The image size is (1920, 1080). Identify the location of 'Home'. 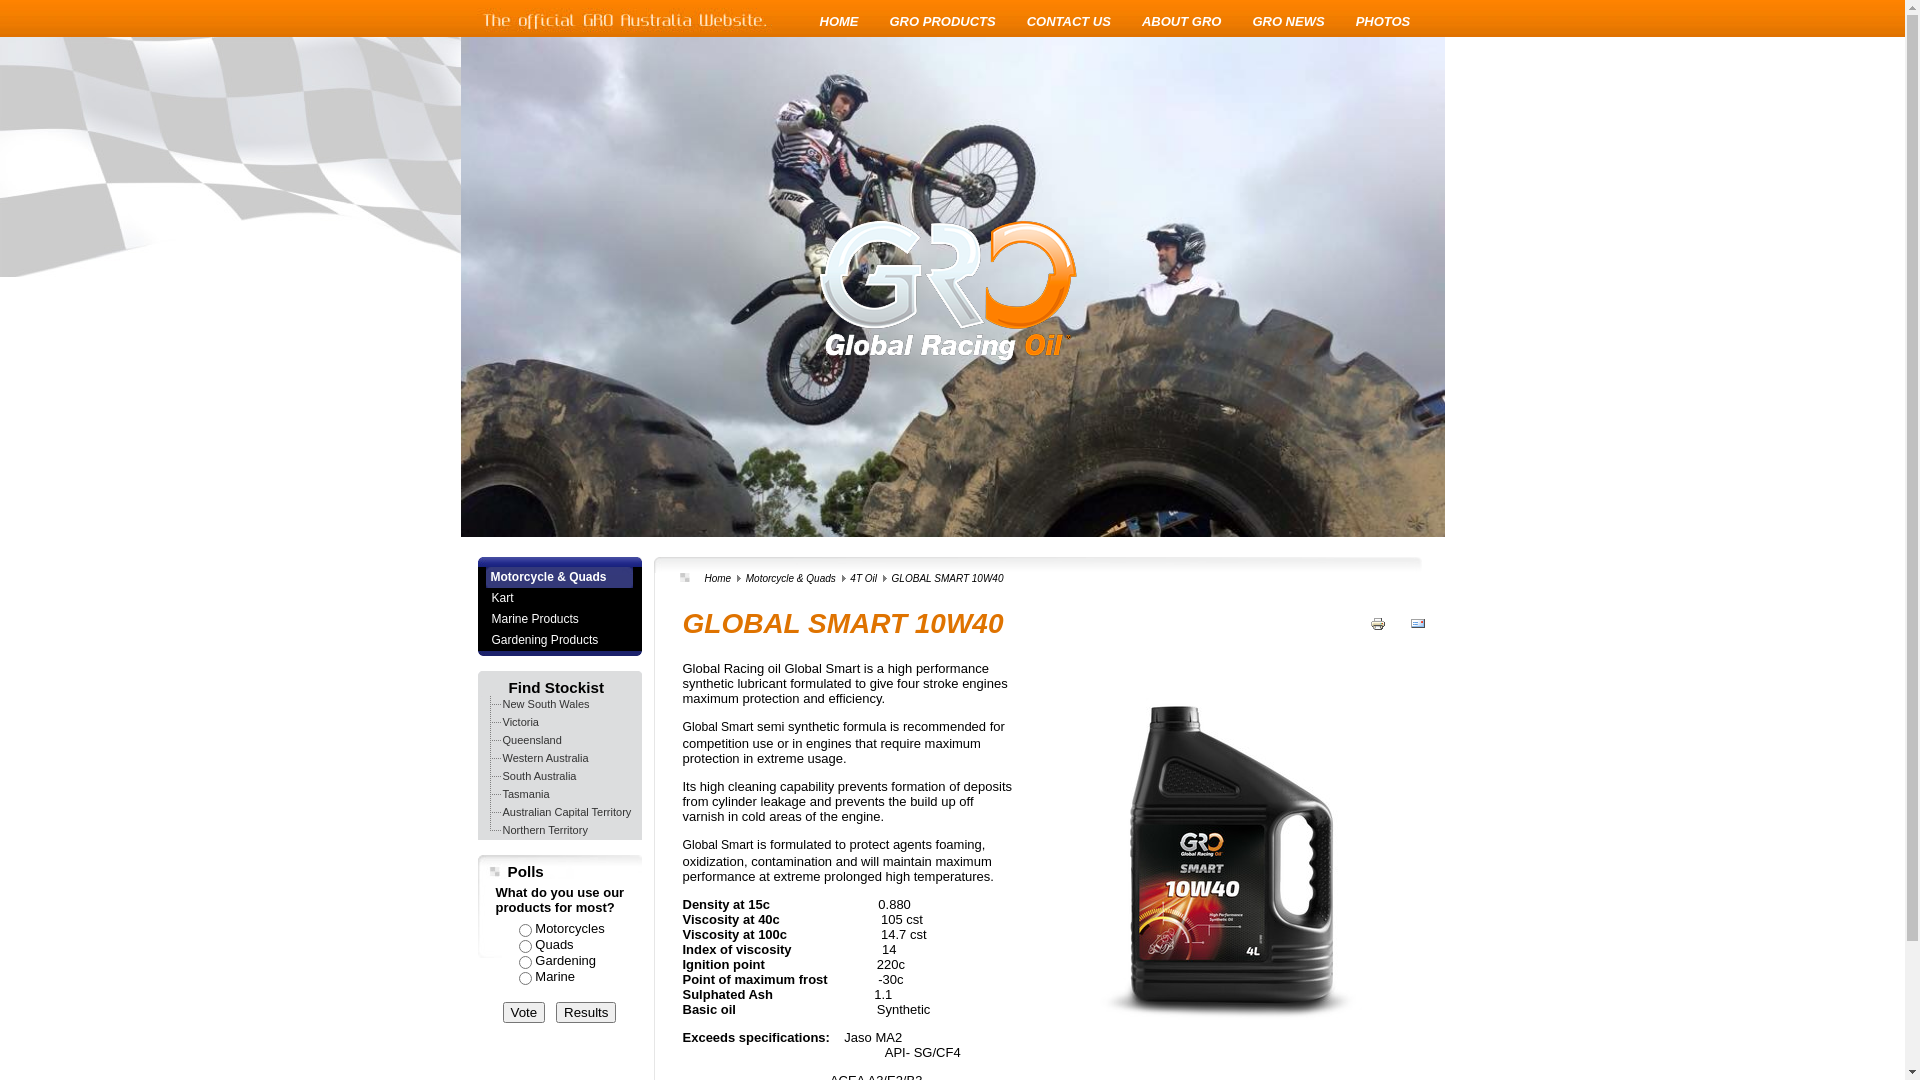
(704, 578).